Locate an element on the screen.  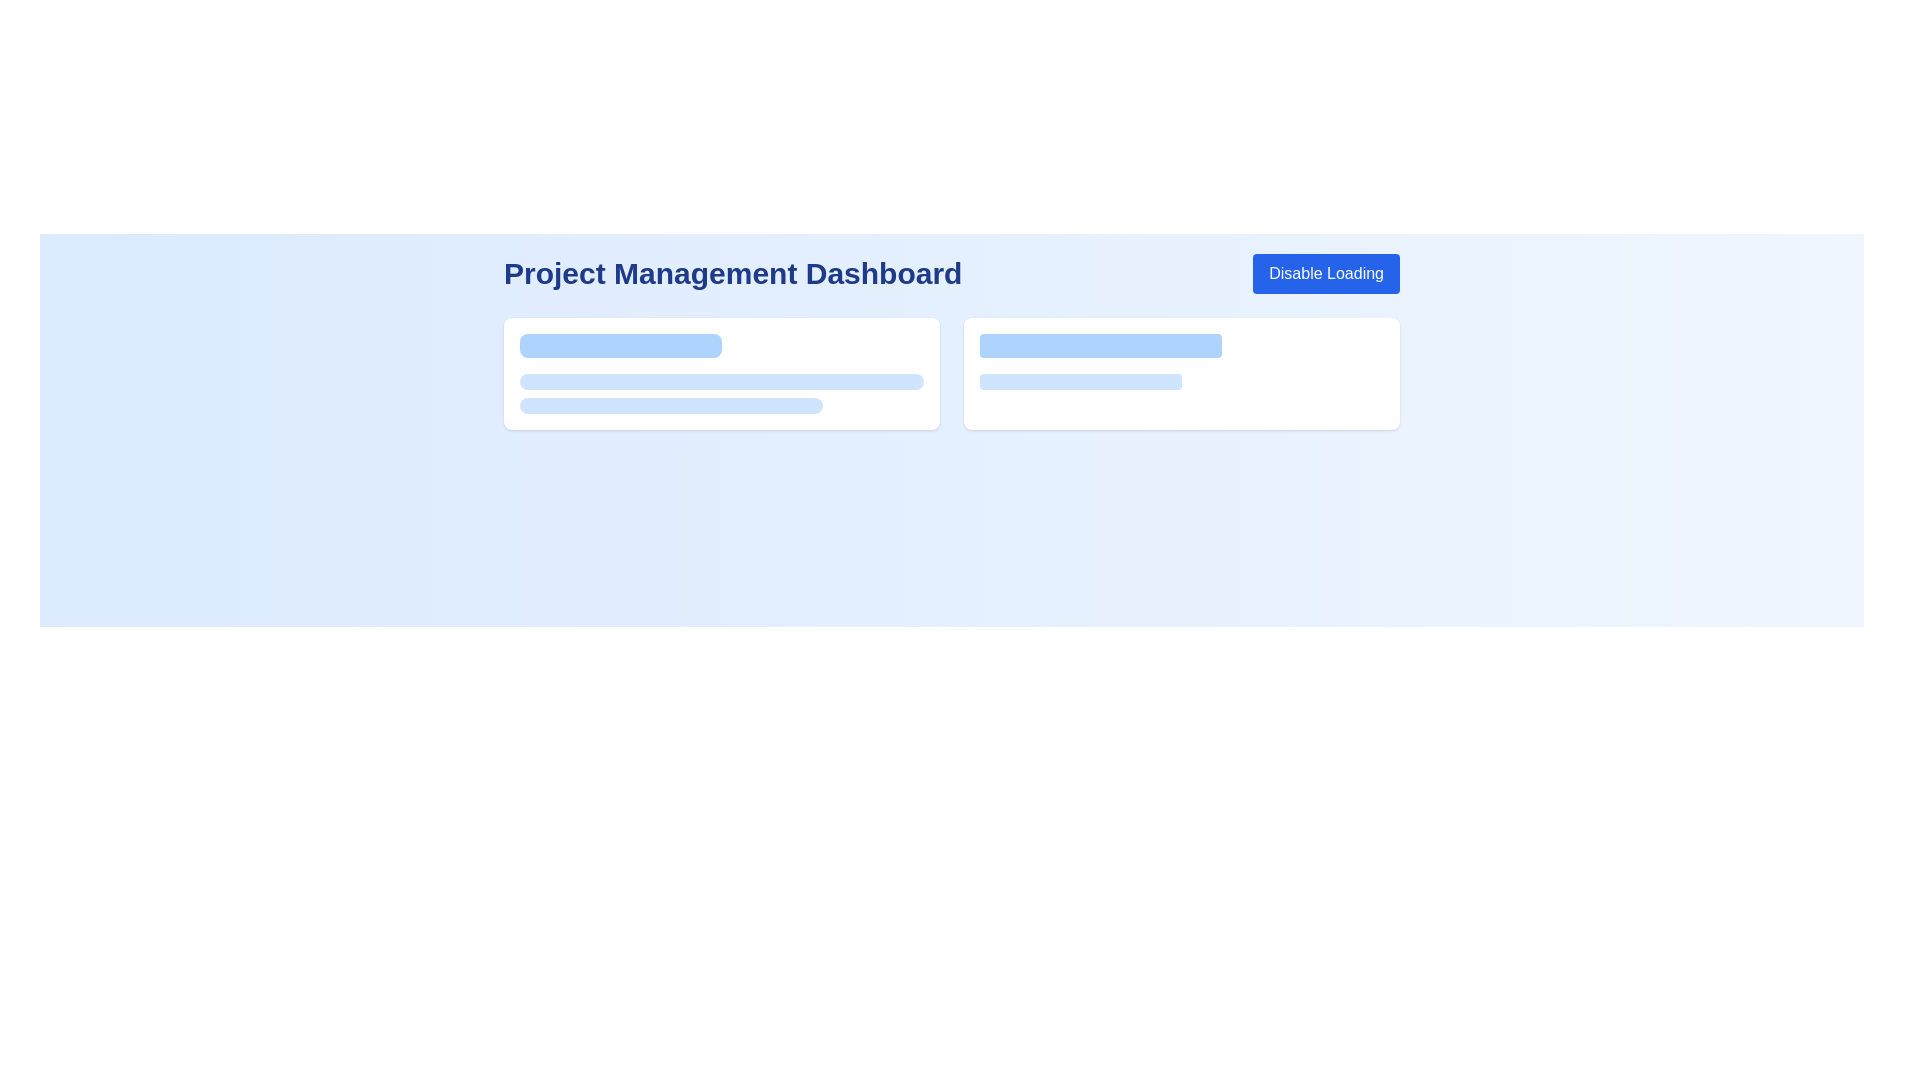
the loading placeholder located in the rightmost card of two adjacent cards, situated at the center point 1182x362 is located at coordinates (1181, 362).